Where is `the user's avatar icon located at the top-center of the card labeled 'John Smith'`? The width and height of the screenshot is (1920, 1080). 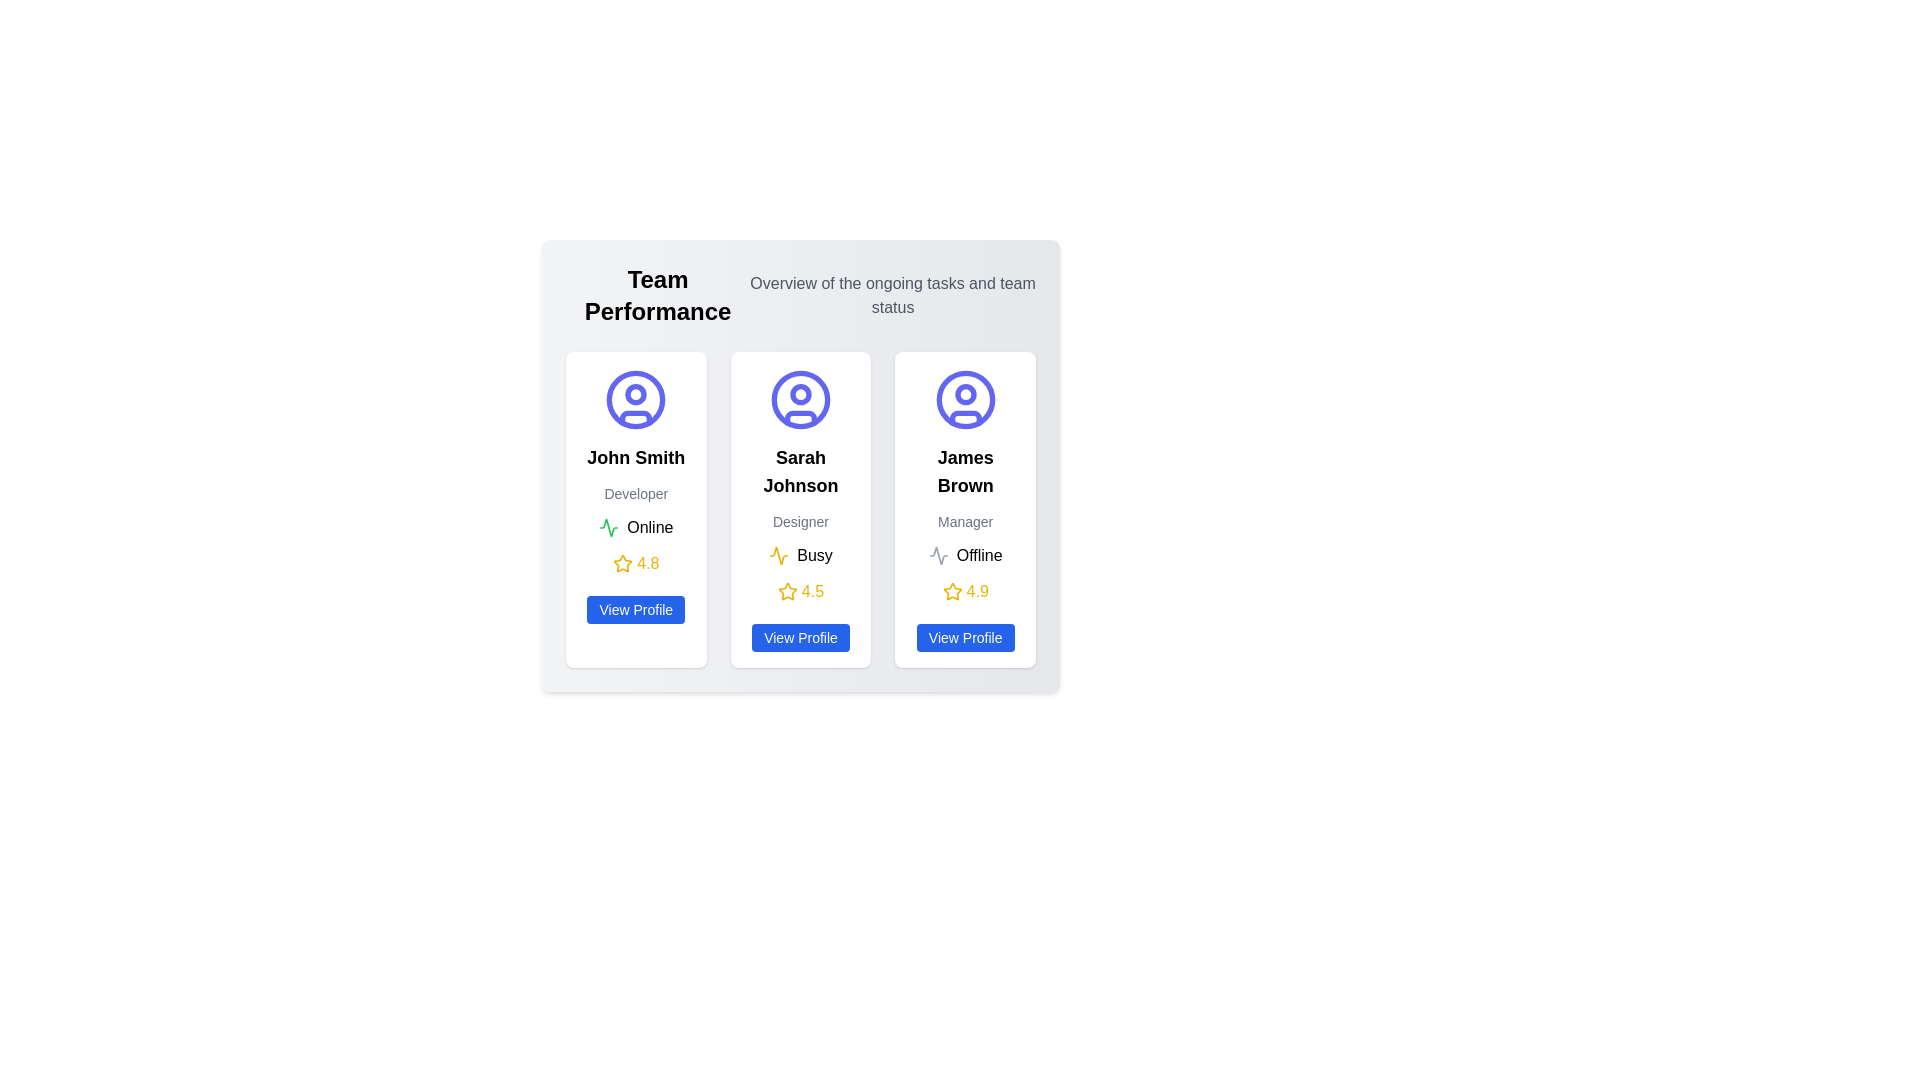
the user's avatar icon located at the top-center of the card labeled 'John Smith' is located at coordinates (635, 400).